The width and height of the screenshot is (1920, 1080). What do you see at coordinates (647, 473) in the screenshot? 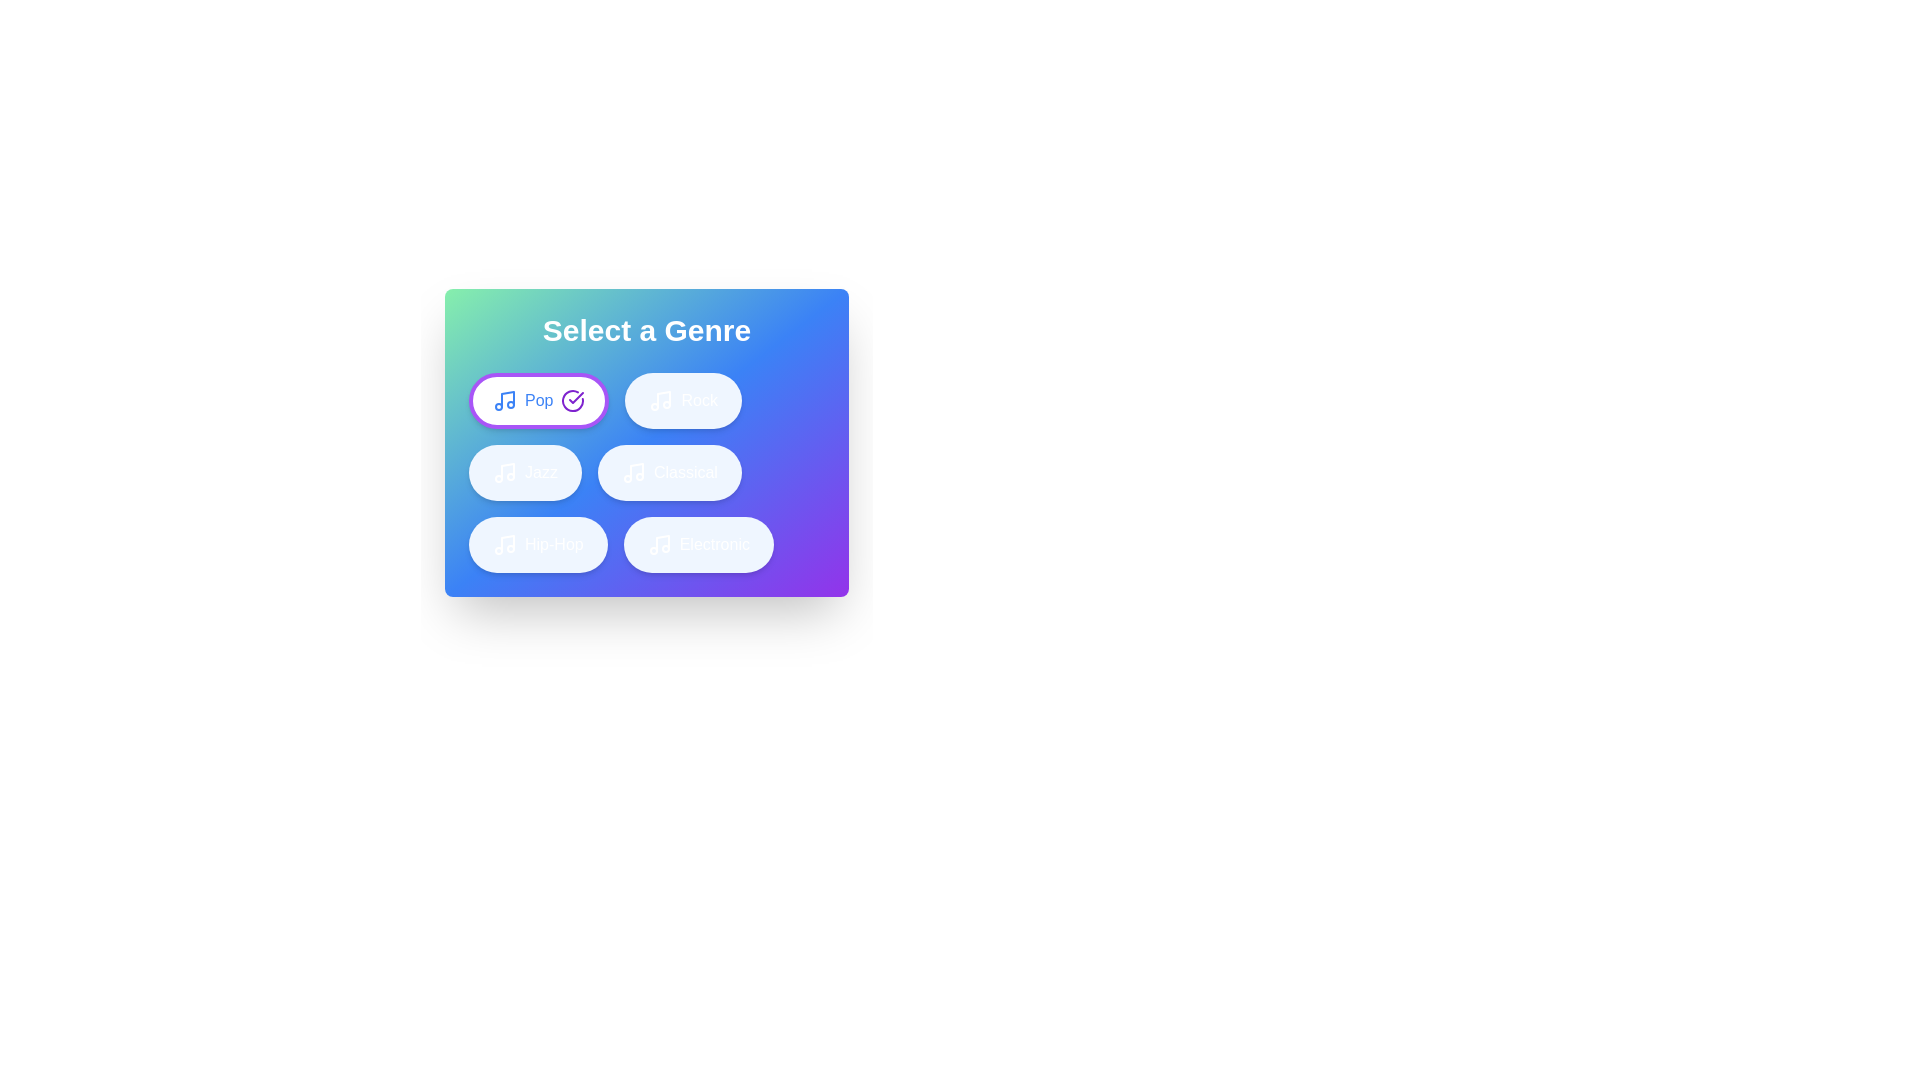
I see `the 'Classical' button in the grid of musical genres` at bounding box center [647, 473].